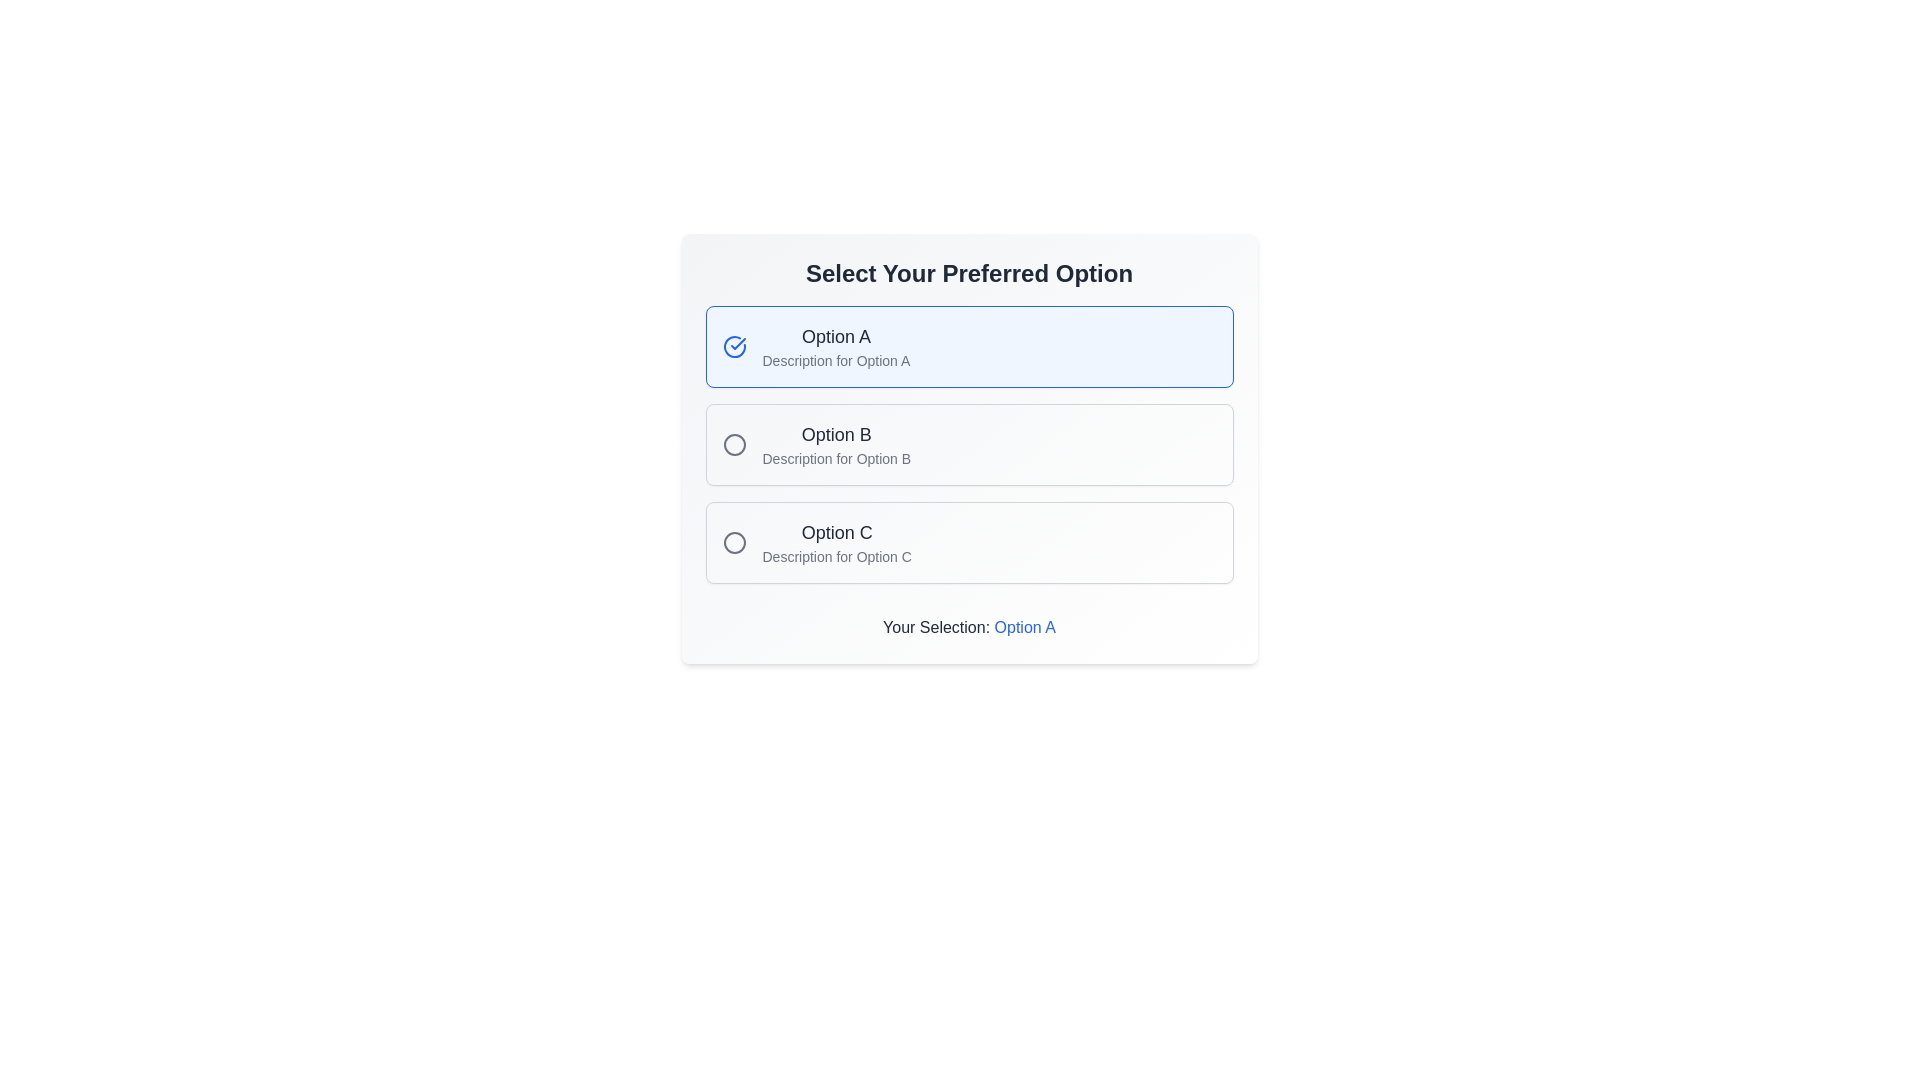 The image size is (1920, 1080). I want to click on information from the static text label that reads 'Description for Option C', which is positioned below the 'Option C' label in the third option block, so click(837, 556).